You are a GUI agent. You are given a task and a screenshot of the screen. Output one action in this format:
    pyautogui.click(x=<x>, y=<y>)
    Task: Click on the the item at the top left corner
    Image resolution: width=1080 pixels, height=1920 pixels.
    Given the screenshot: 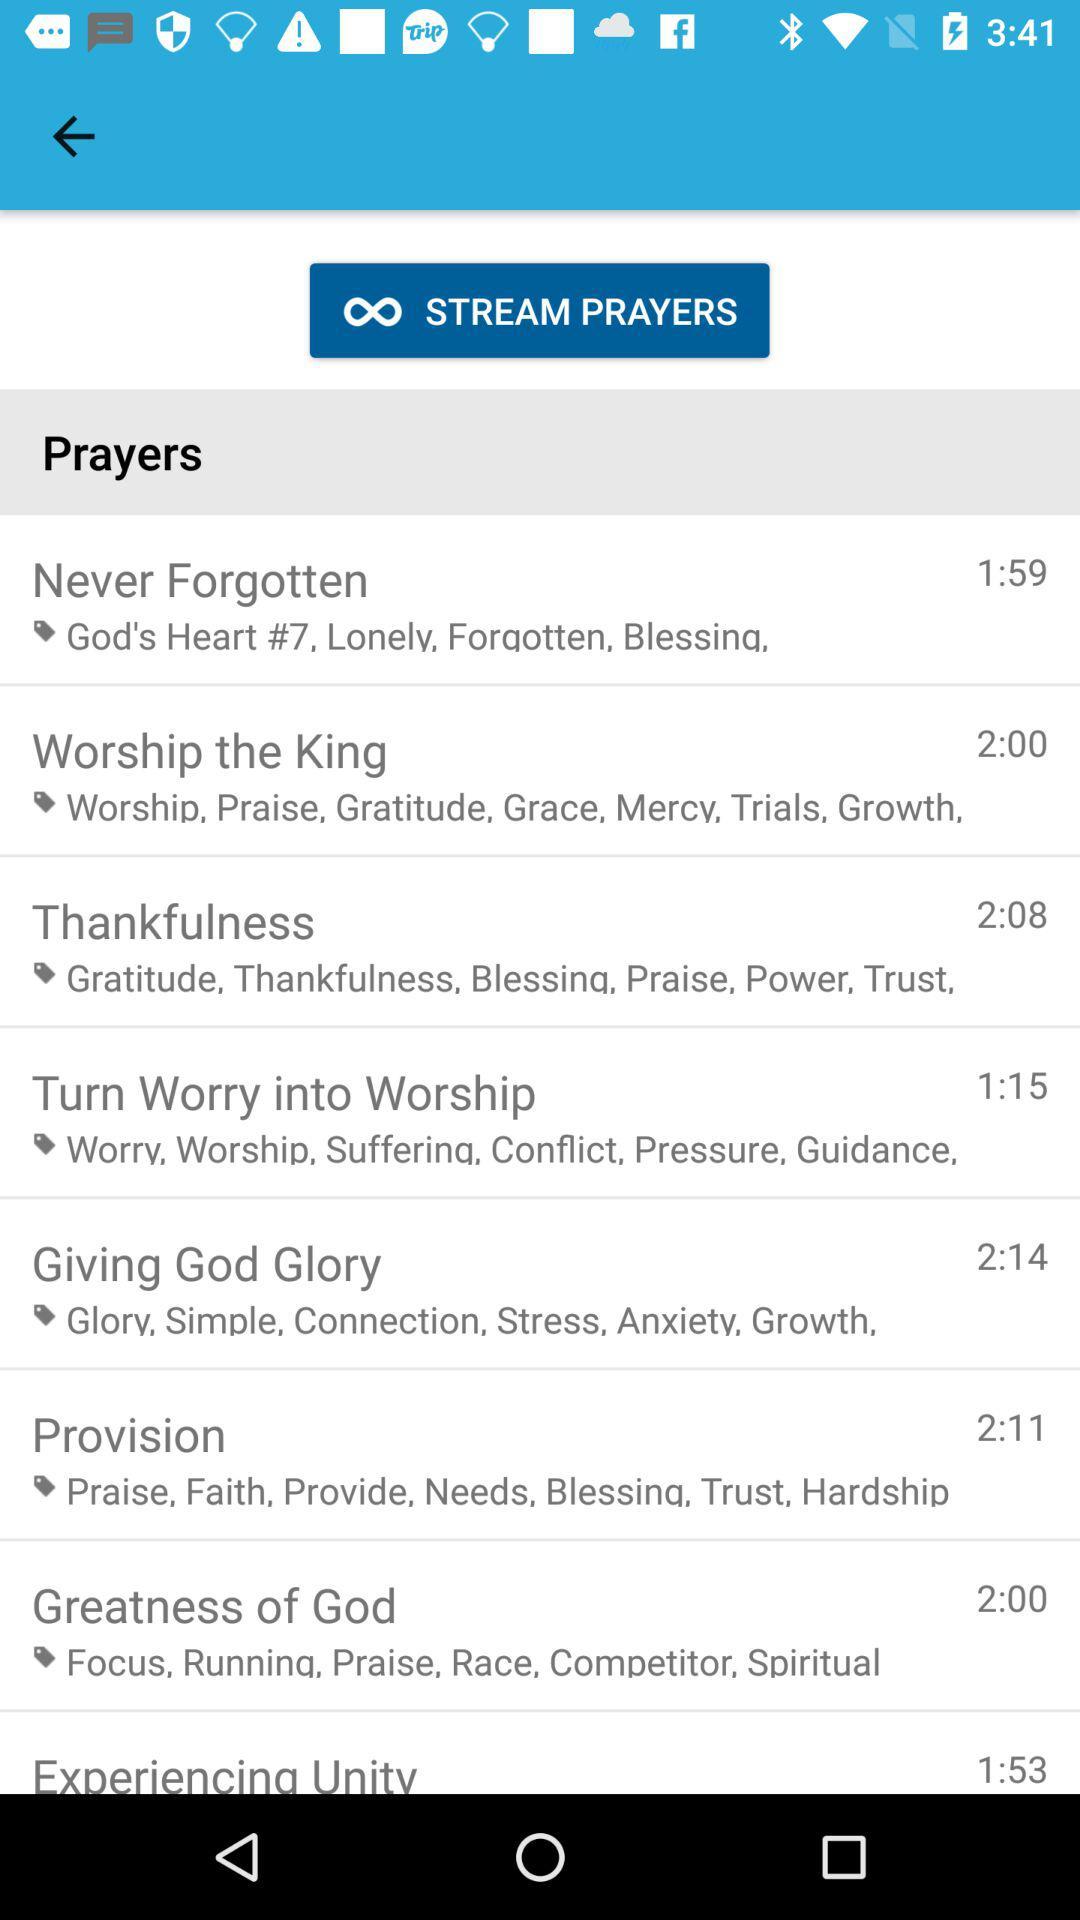 What is the action you would take?
    pyautogui.click(x=72, y=135)
    